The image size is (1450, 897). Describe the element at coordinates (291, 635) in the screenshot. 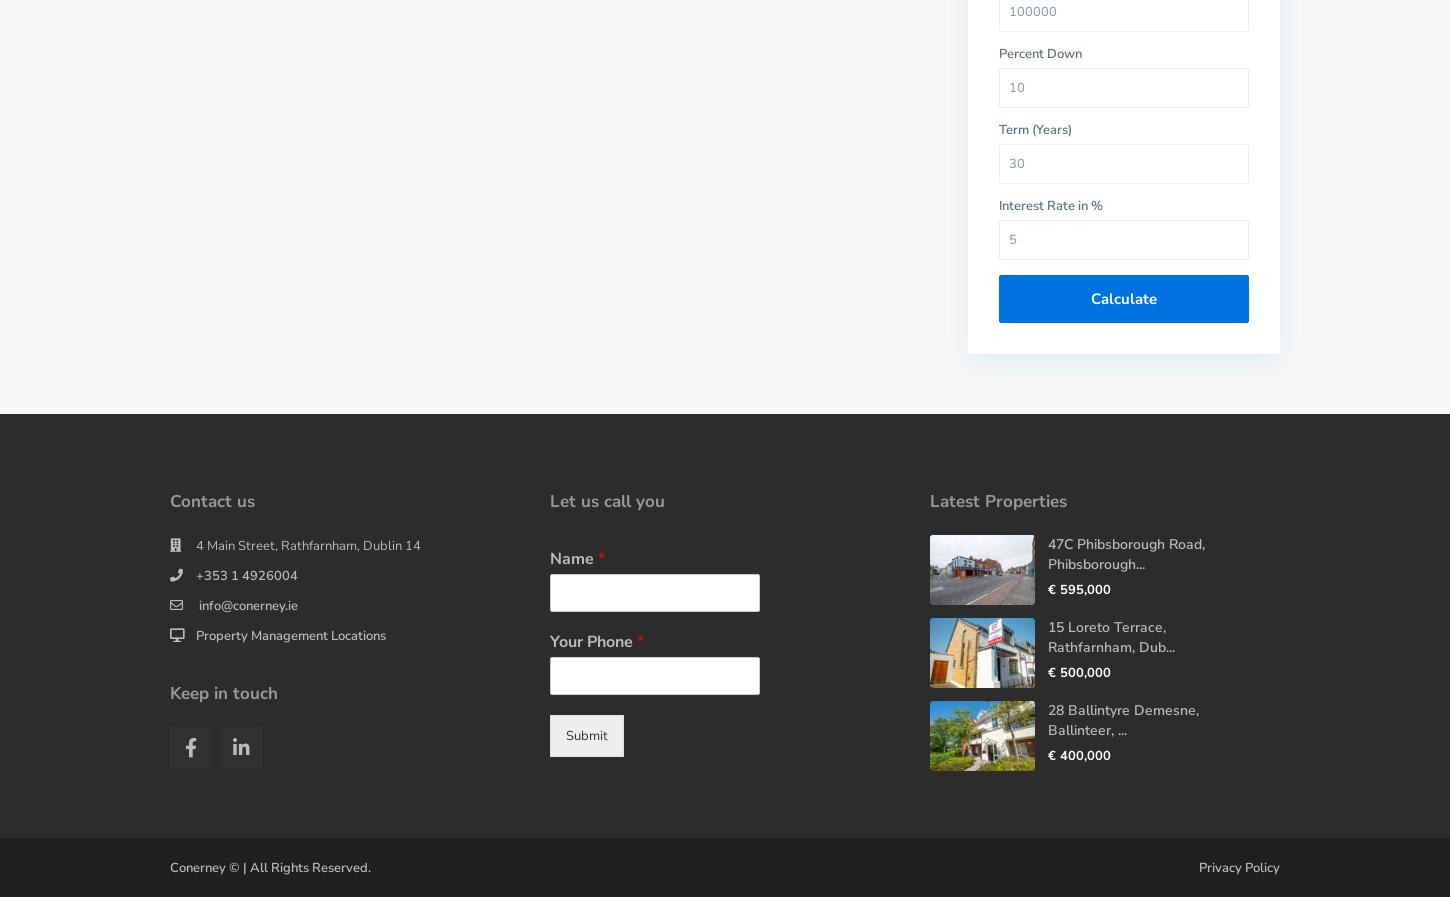

I see `'Property Management Locations'` at that location.